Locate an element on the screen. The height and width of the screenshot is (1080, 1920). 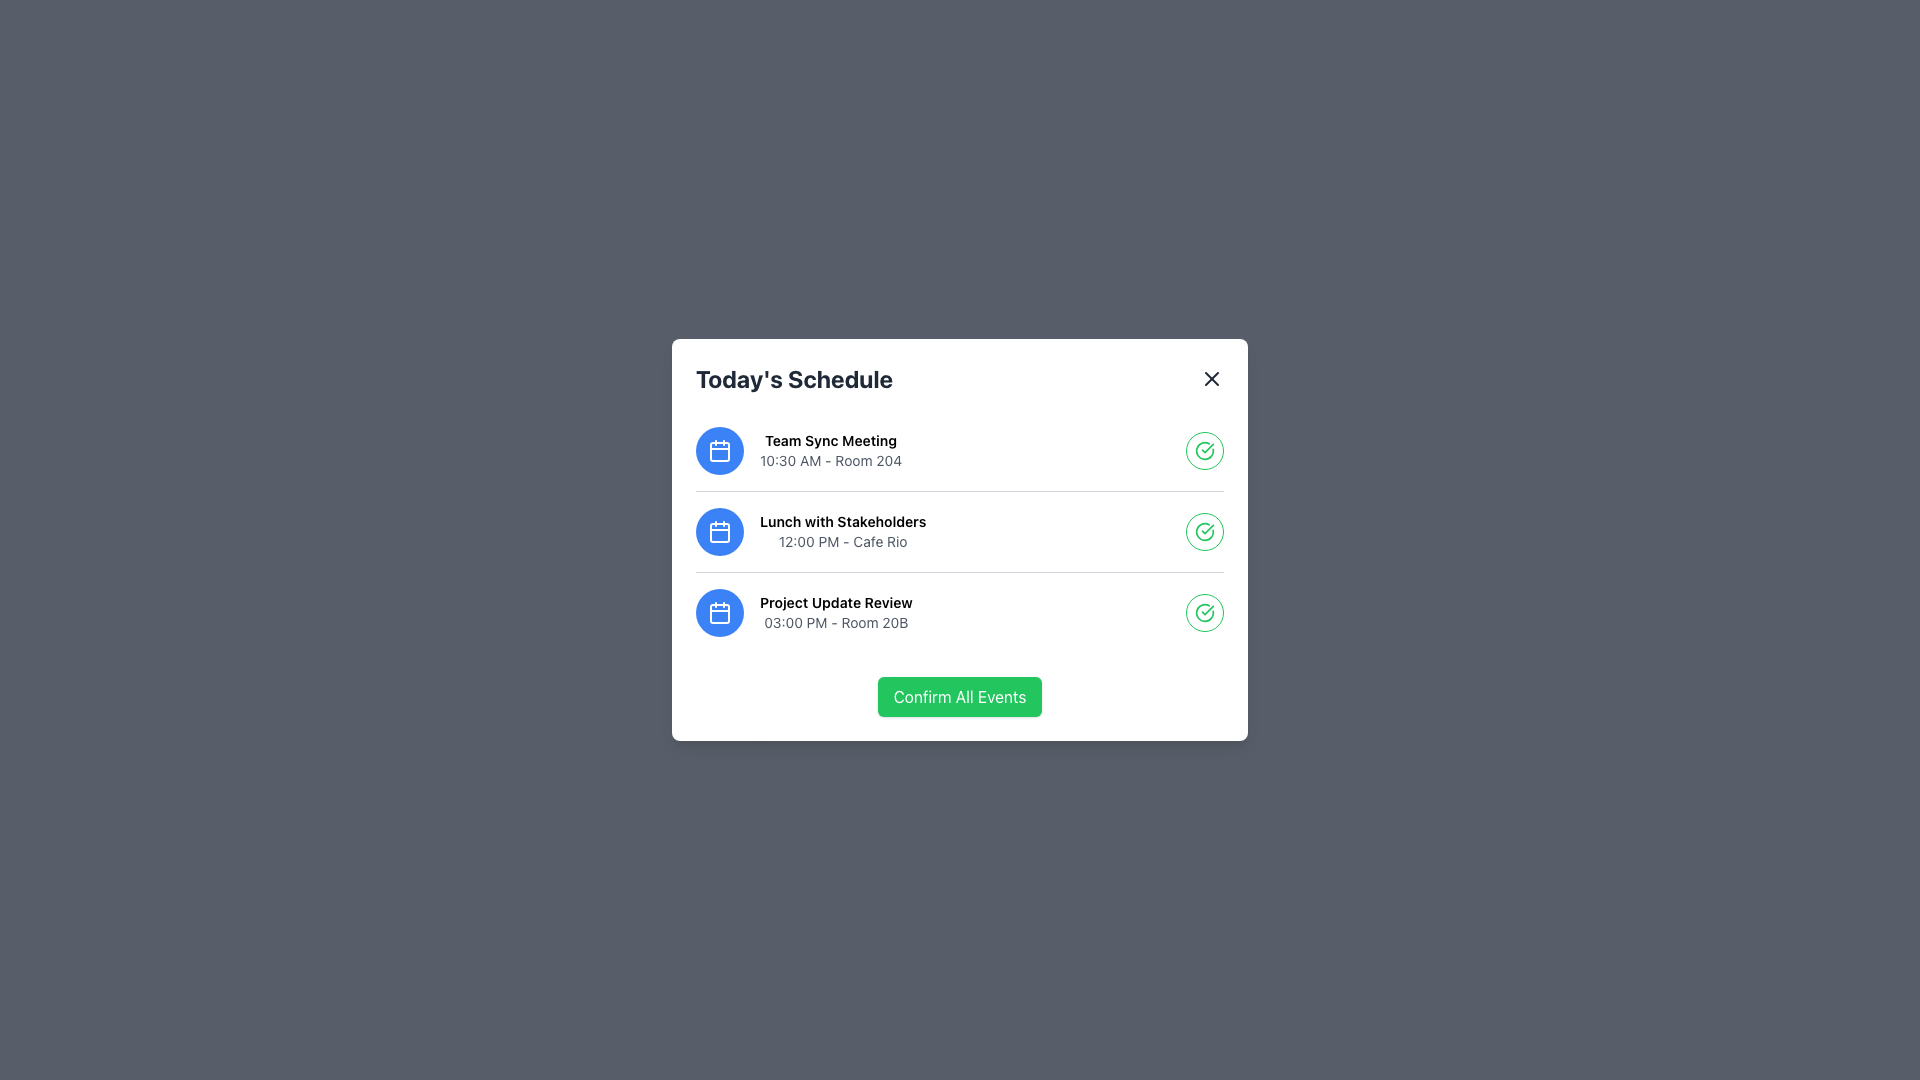
the text label displaying '03:00 PM - Room 20B', which is the second line of text supporting the event title 'Project Update Review' in the schedule view is located at coordinates (836, 622).